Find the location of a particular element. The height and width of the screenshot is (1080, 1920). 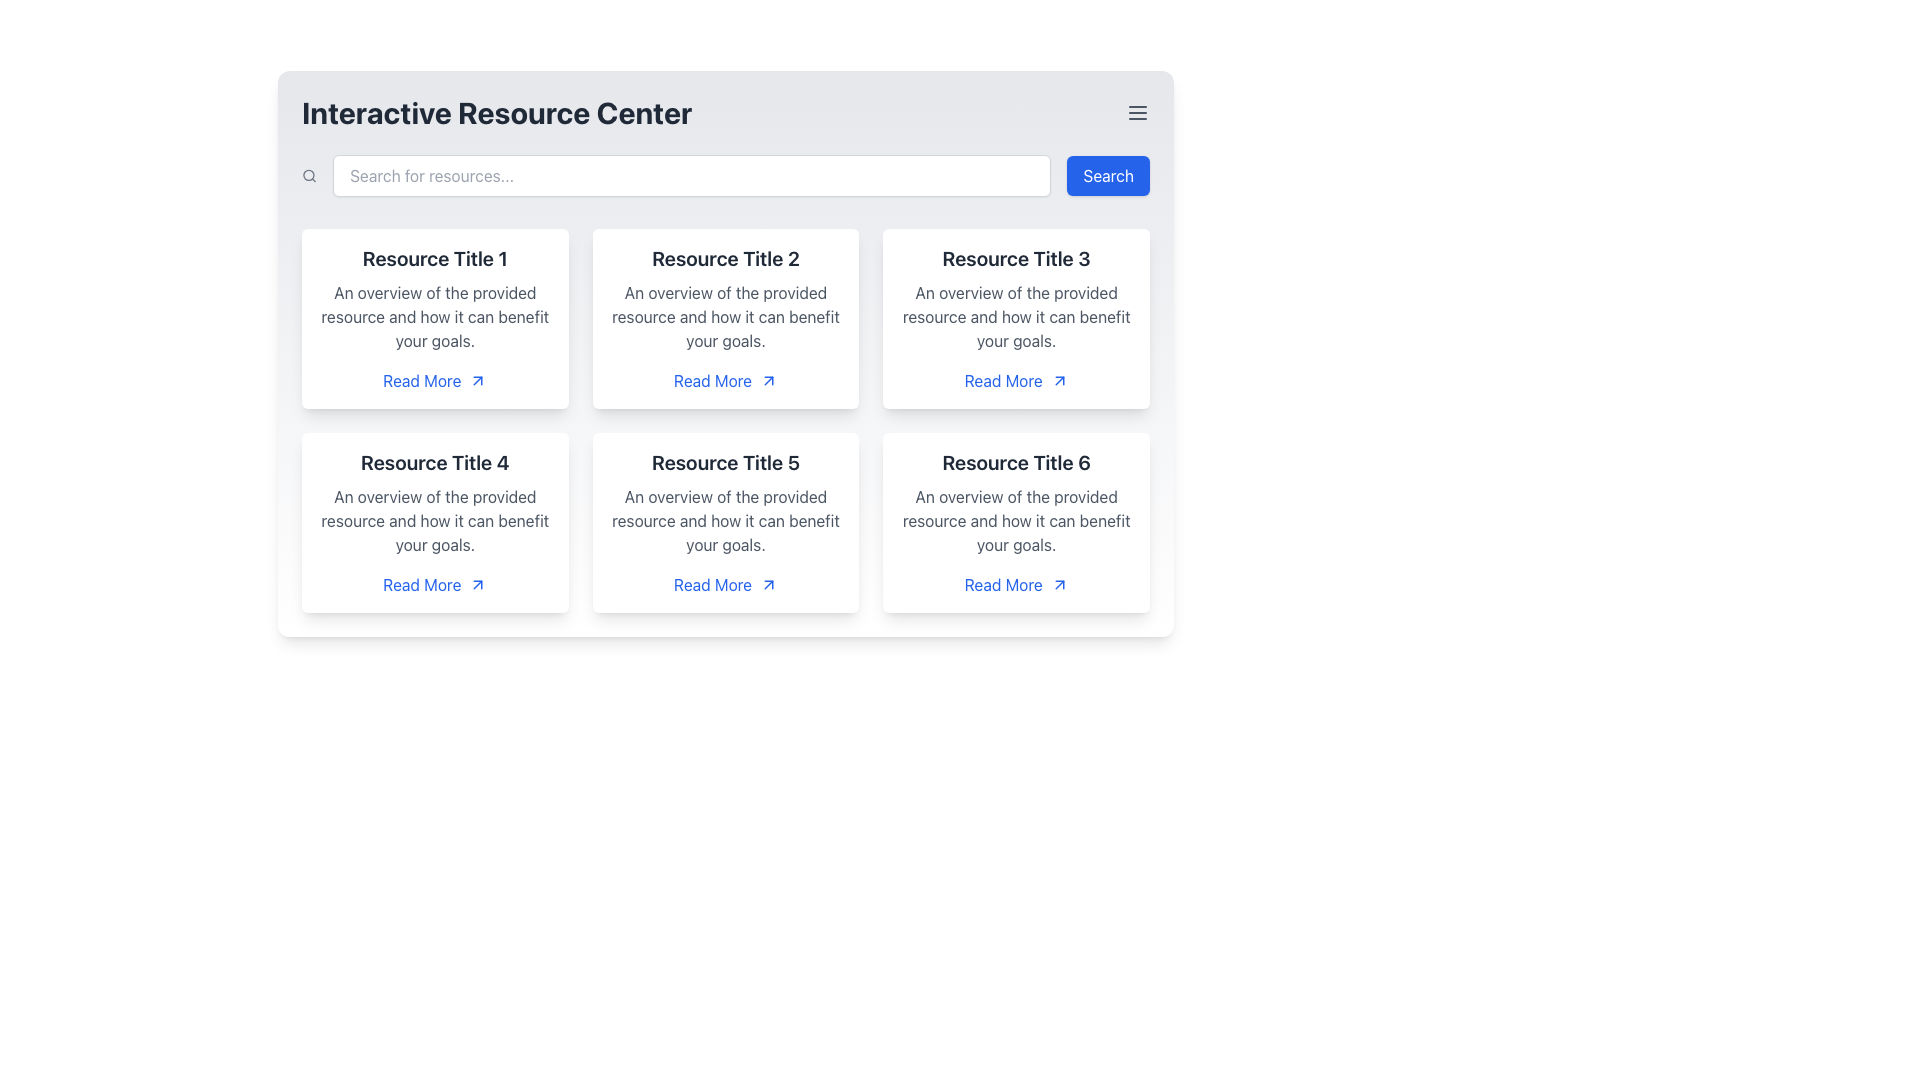

the small circular SVG element that is the center of the magnifying glass icon located to the left of the search bar at the top of the interface is located at coordinates (307, 174).